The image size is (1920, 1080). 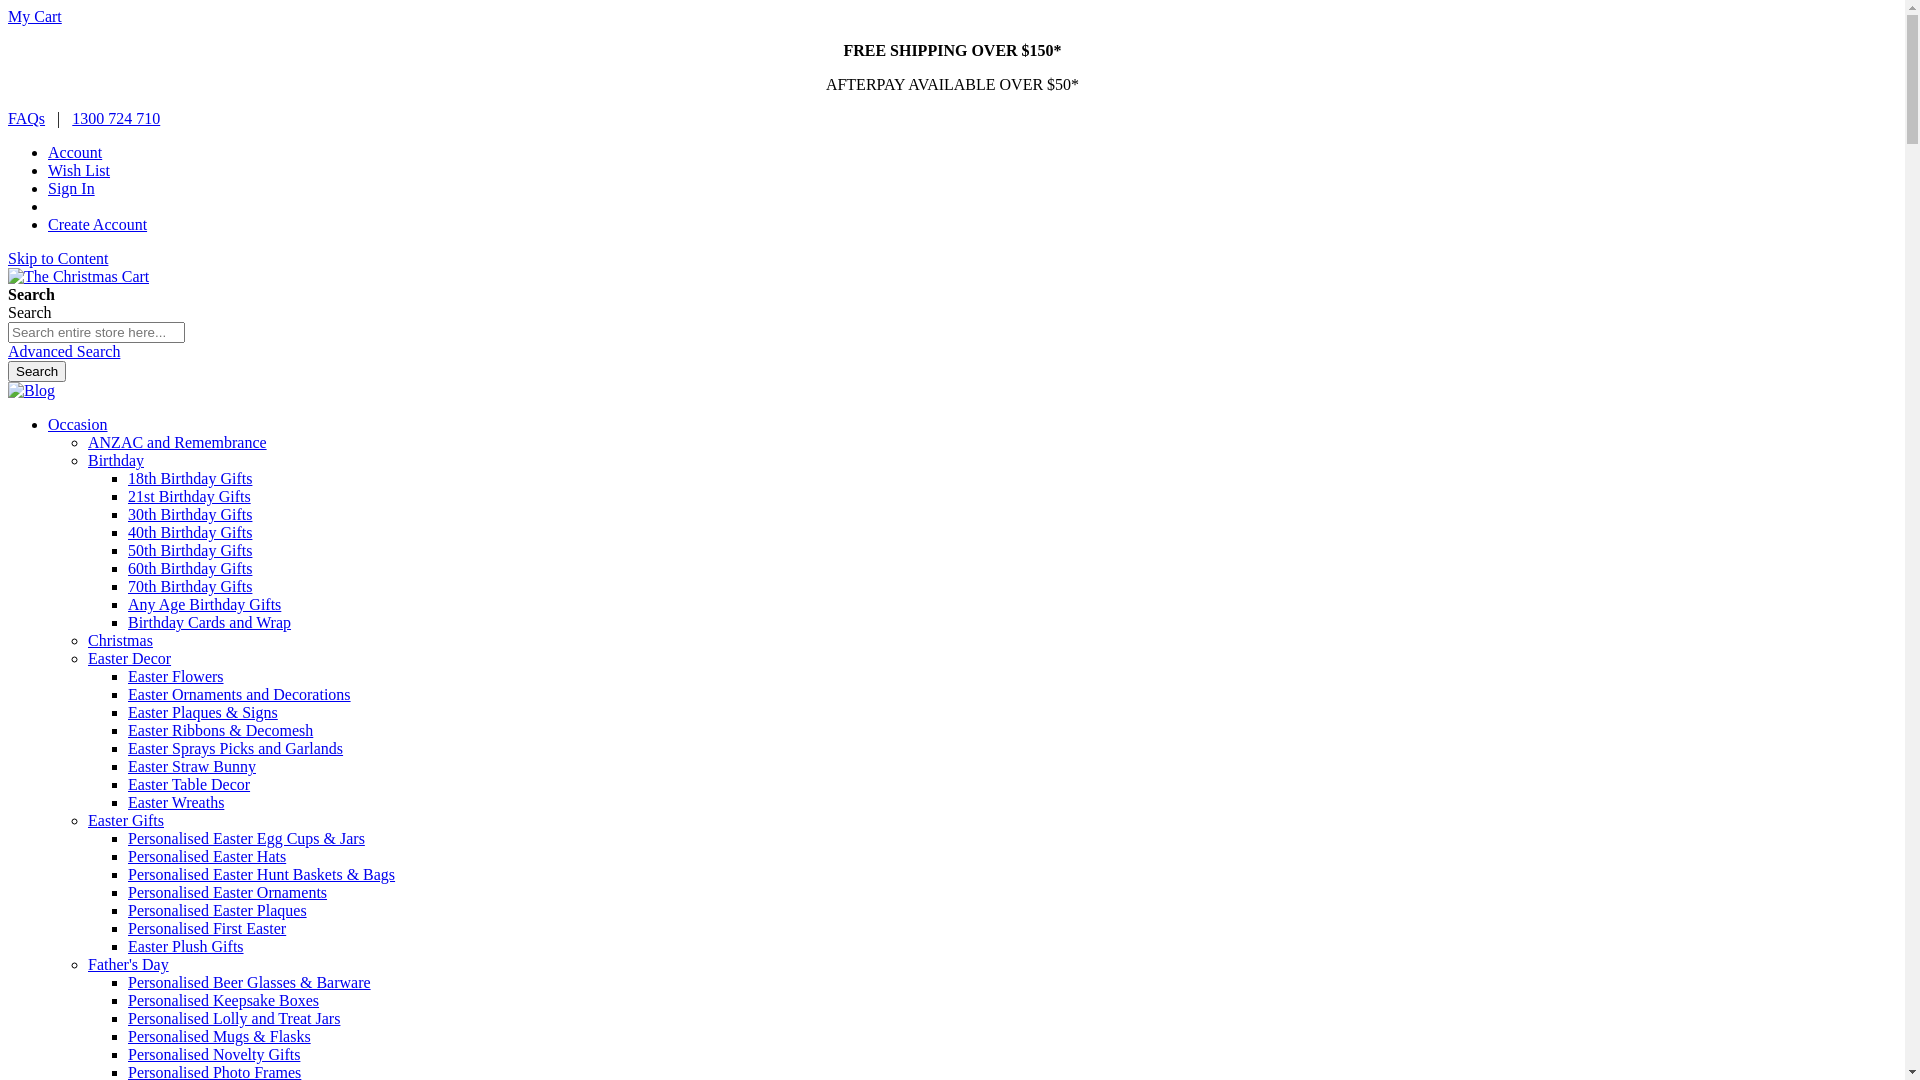 I want to click on 'Skip to Content', so click(x=57, y=257).